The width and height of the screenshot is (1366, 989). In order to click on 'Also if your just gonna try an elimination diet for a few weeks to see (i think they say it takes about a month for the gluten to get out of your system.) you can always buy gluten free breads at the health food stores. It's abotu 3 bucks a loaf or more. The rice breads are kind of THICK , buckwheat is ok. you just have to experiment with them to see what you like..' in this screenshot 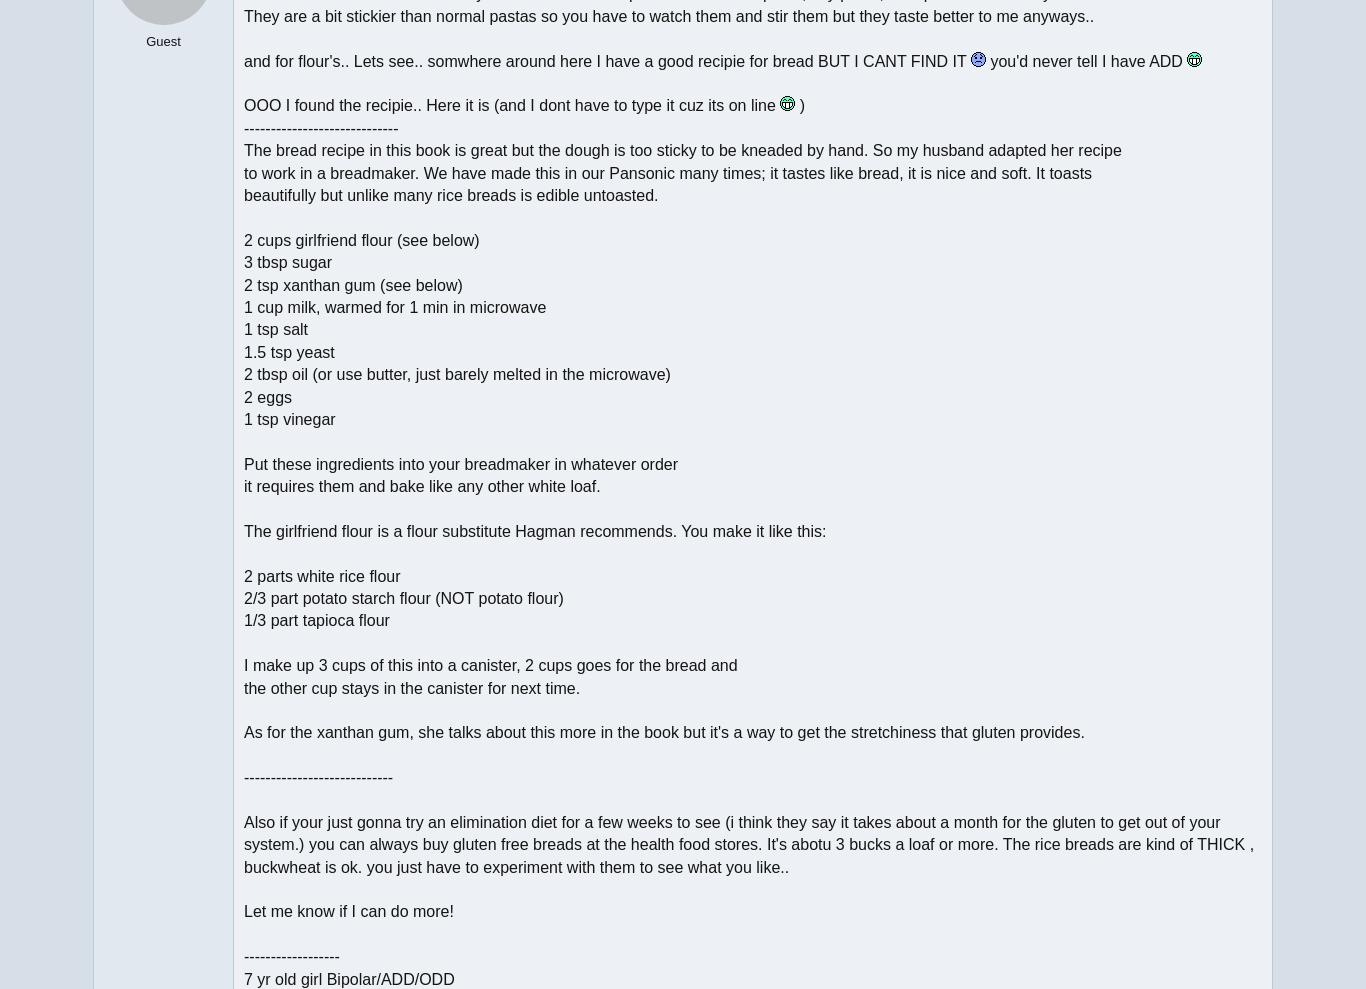, I will do `click(748, 844)`.